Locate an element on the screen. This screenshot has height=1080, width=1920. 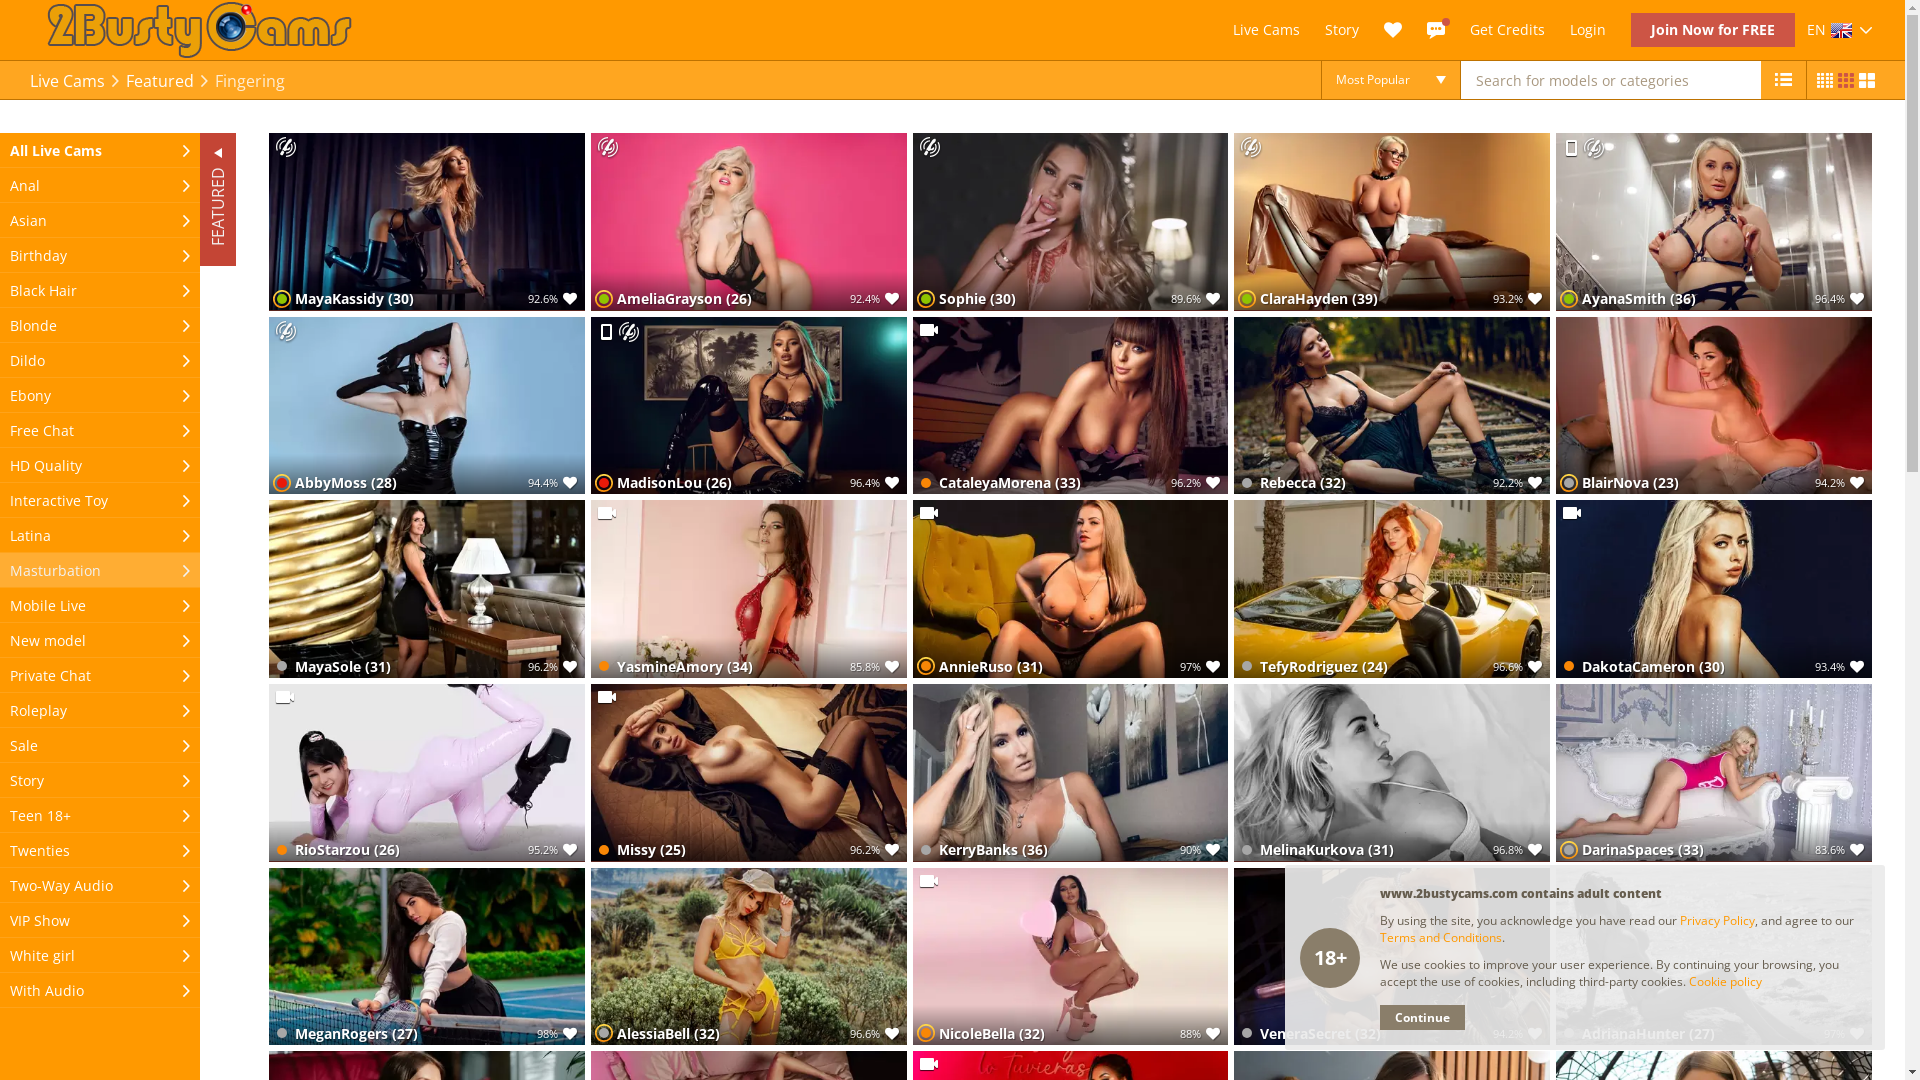
'Private Chat' is located at coordinates (0, 675).